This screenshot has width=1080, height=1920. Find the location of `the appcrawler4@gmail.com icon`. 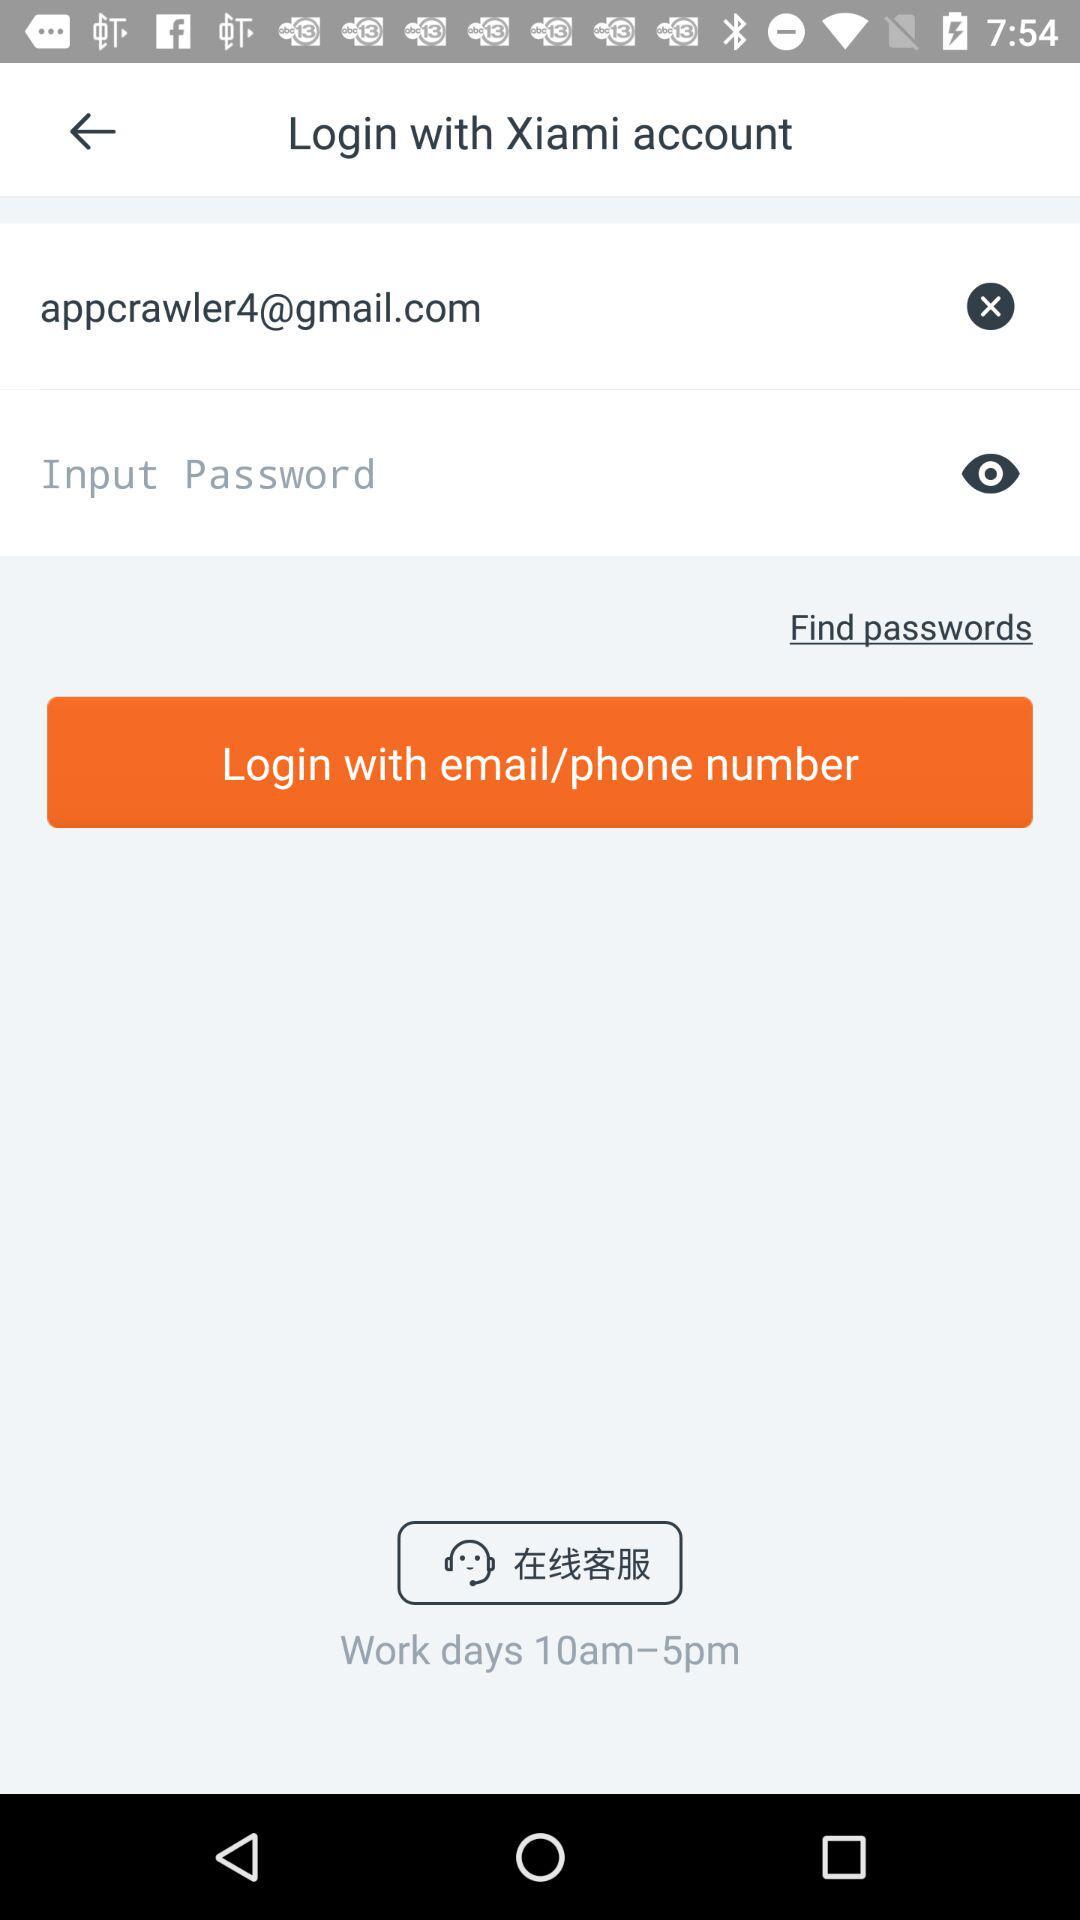

the appcrawler4@gmail.com icon is located at coordinates (489, 305).